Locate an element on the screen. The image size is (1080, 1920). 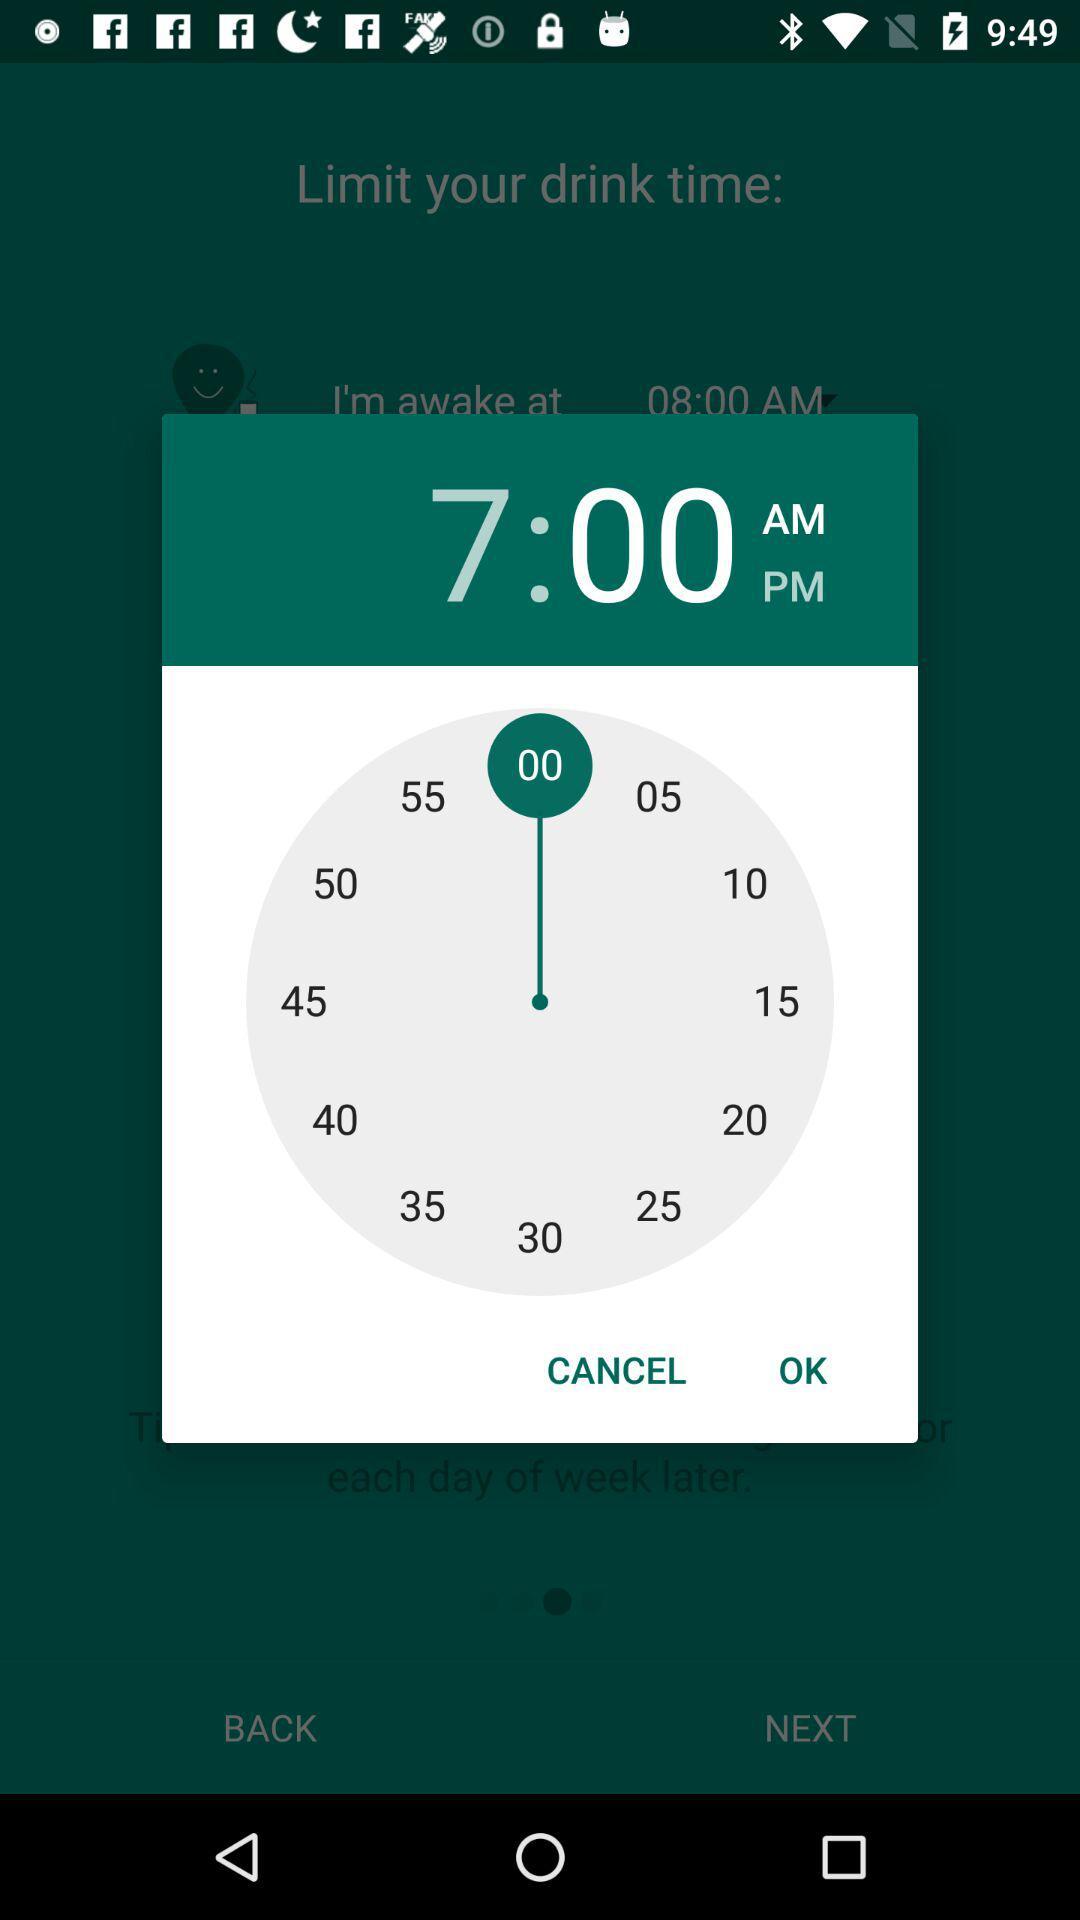
item next to 00 icon is located at coordinates (793, 512).